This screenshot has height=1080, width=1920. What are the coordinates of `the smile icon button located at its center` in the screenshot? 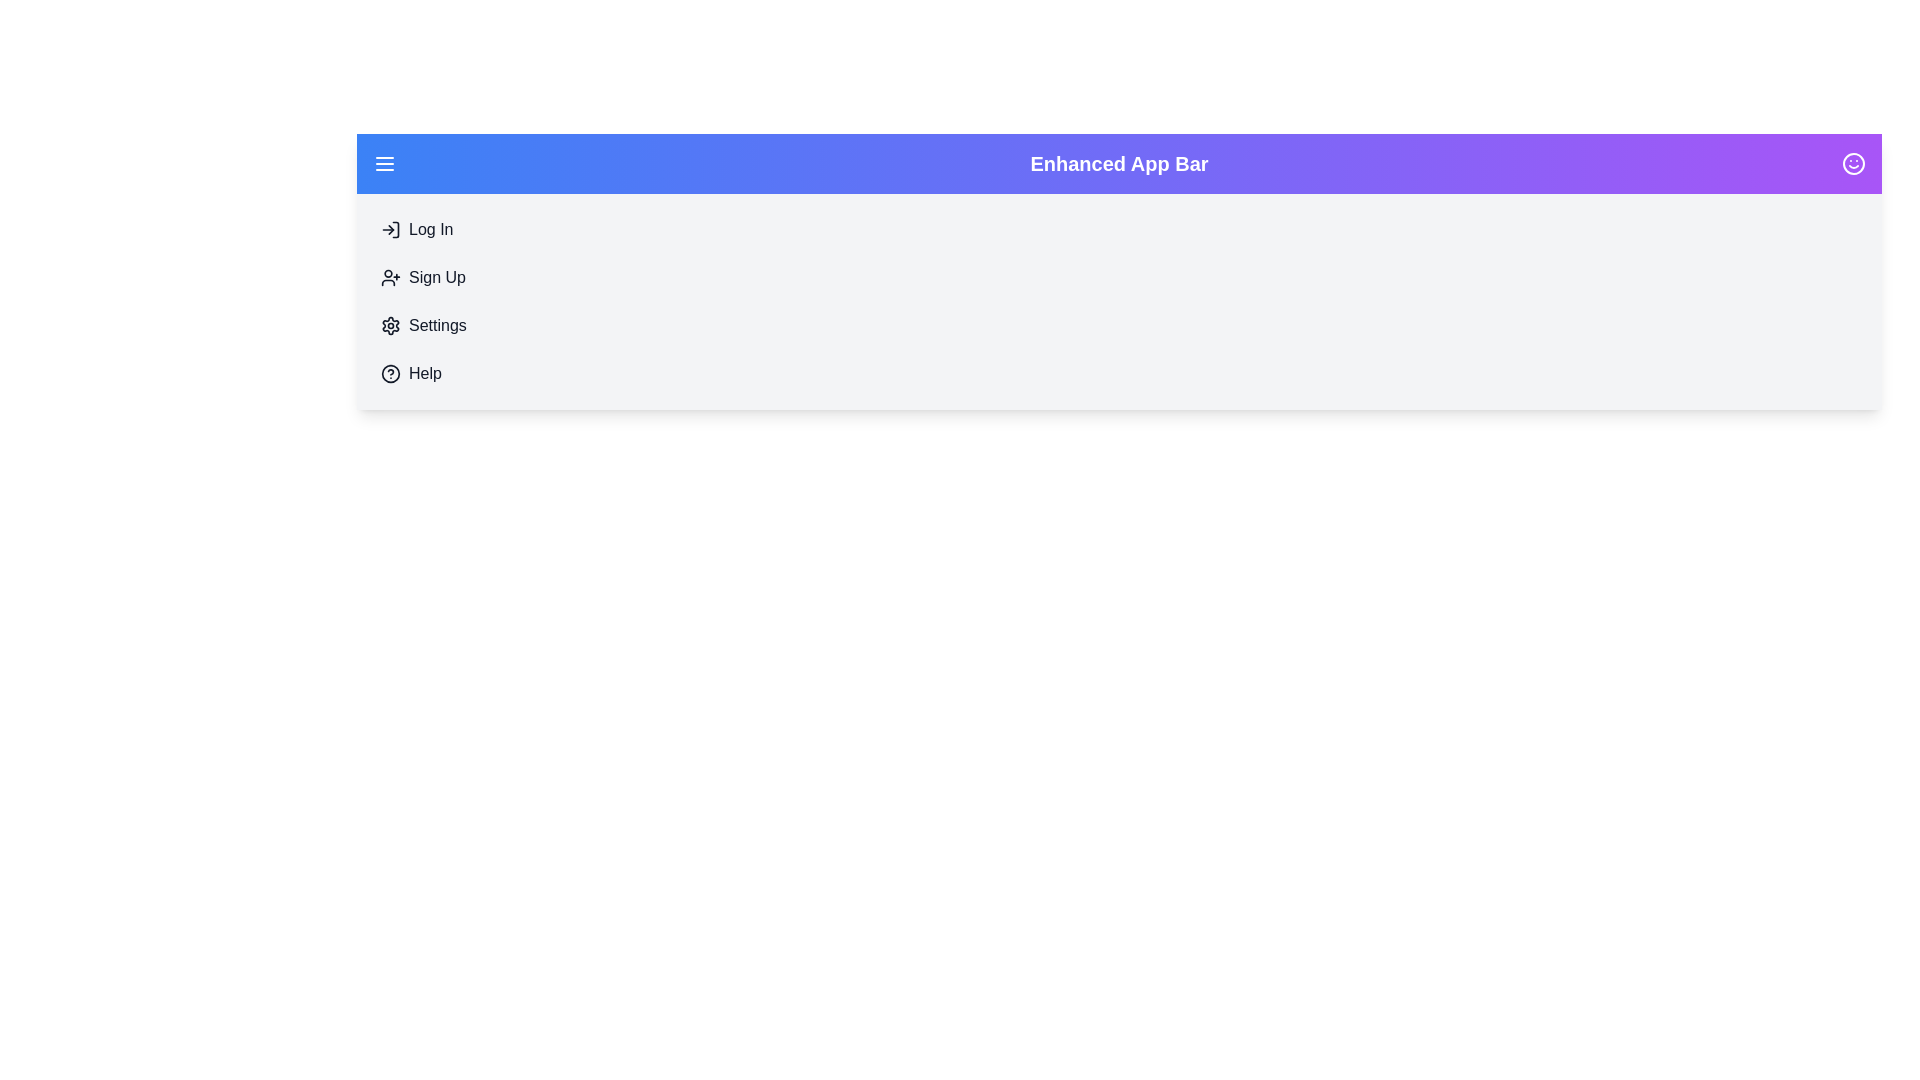 It's located at (1852, 163).